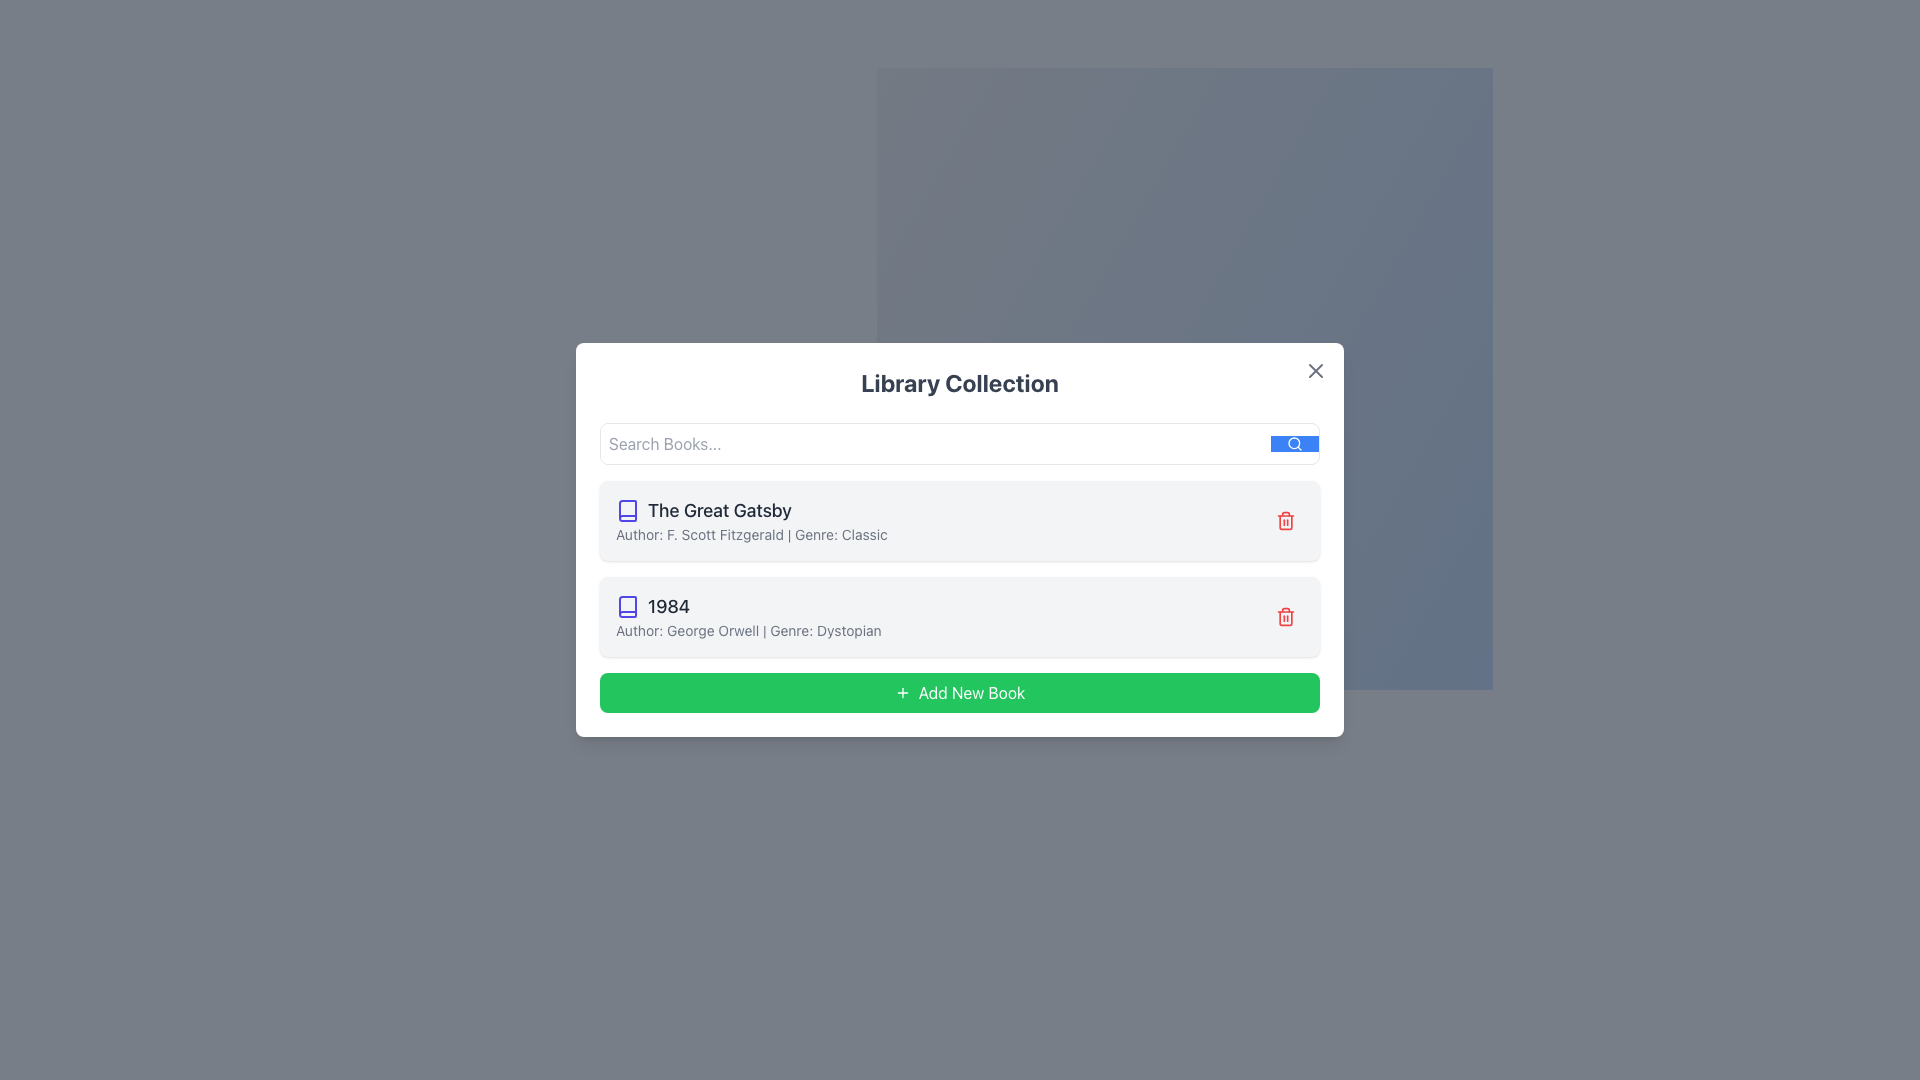 The height and width of the screenshot is (1080, 1920). I want to click on the text label displaying supplementary information about the book 'The Great Gatsby', which includes the author's name and genre, located below the title in the 'Library Collection' interface, so click(750, 534).